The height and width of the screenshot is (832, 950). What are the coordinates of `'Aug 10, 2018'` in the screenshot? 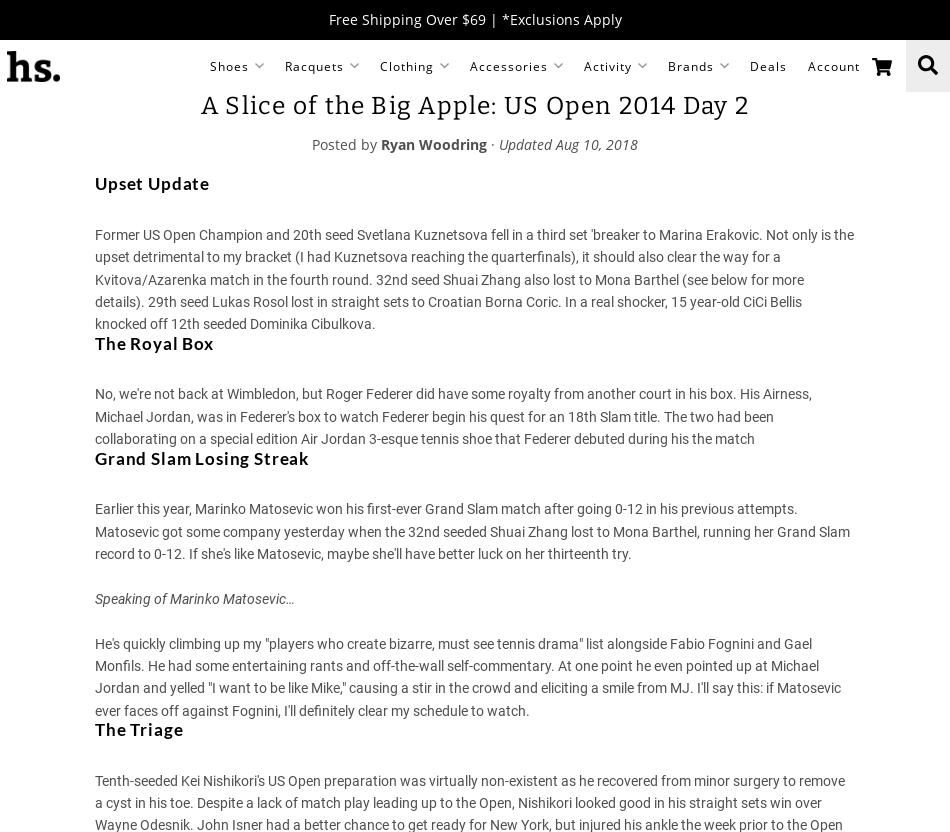 It's located at (556, 143).